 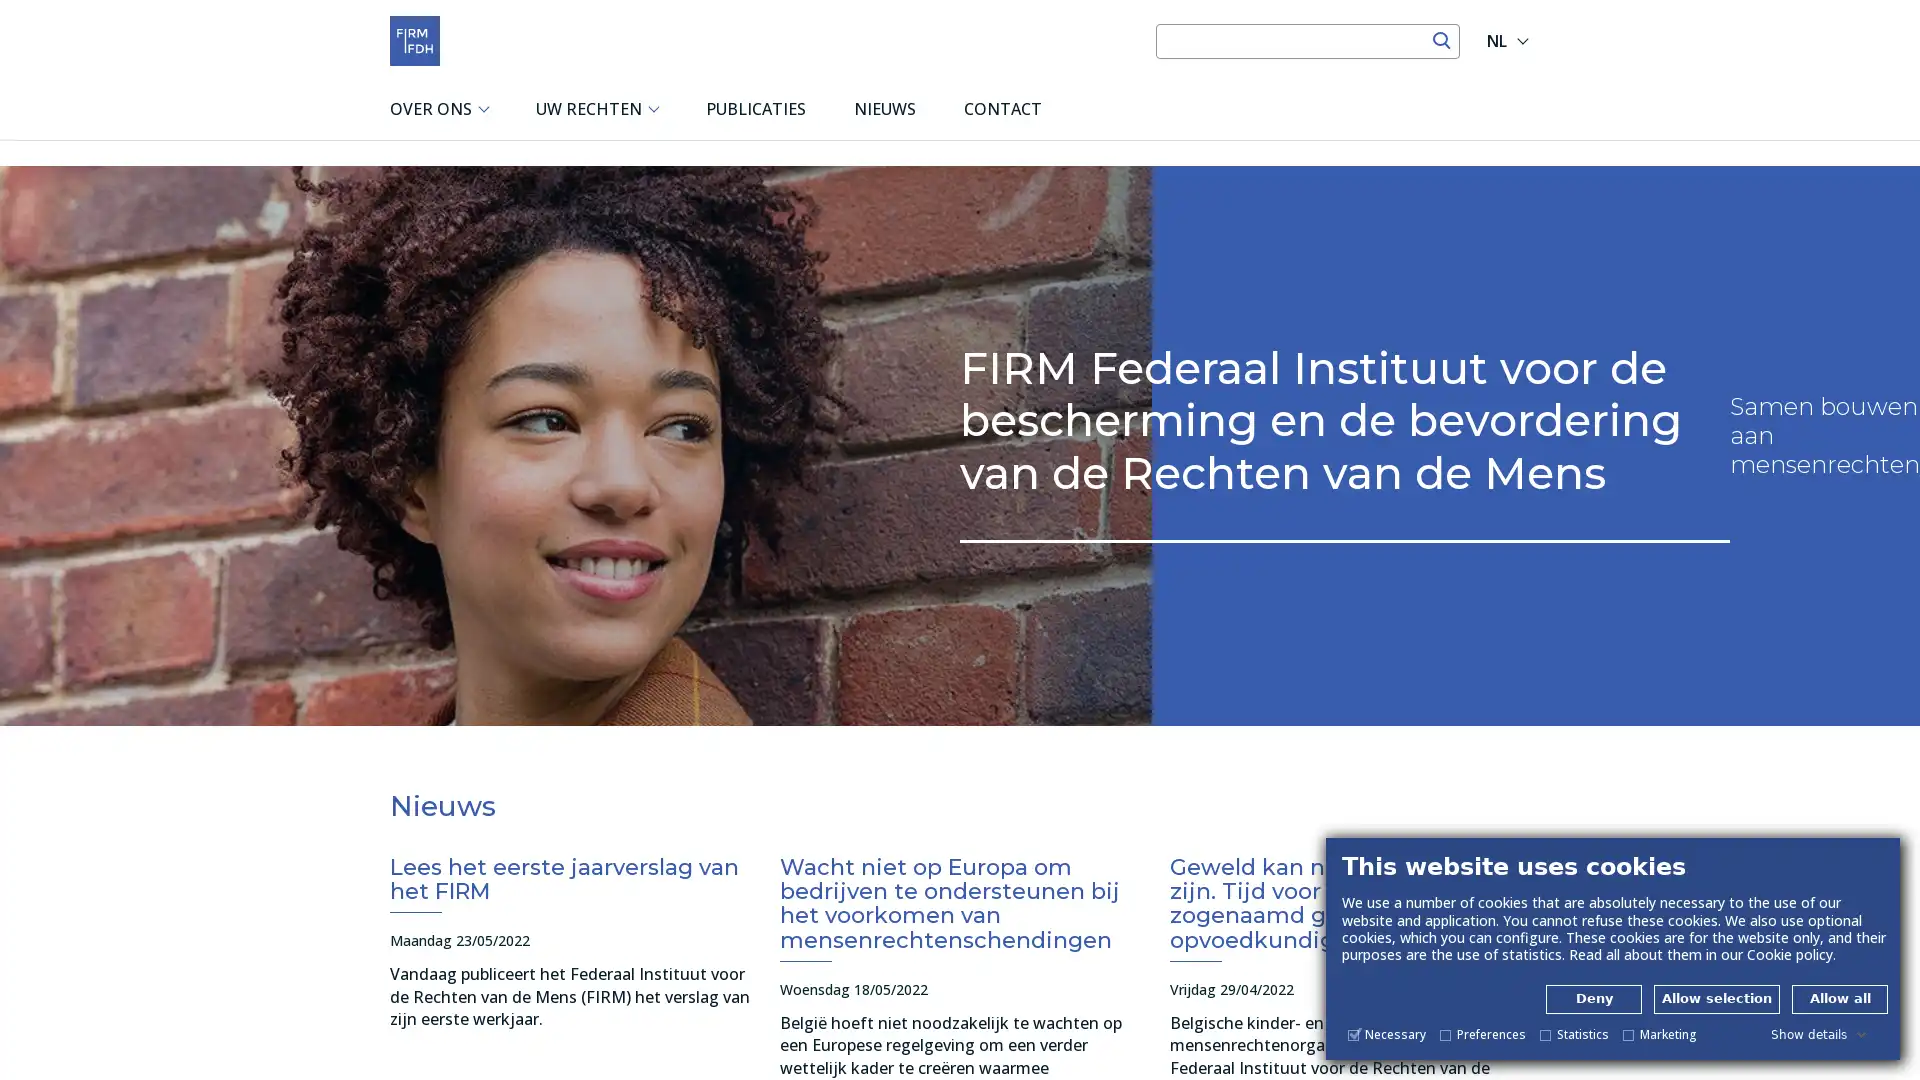 What do you see at coordinates (1521, 41) in the screenshot?
I see `OTHER LANGUAGES` at bounding box center [1521, 41].